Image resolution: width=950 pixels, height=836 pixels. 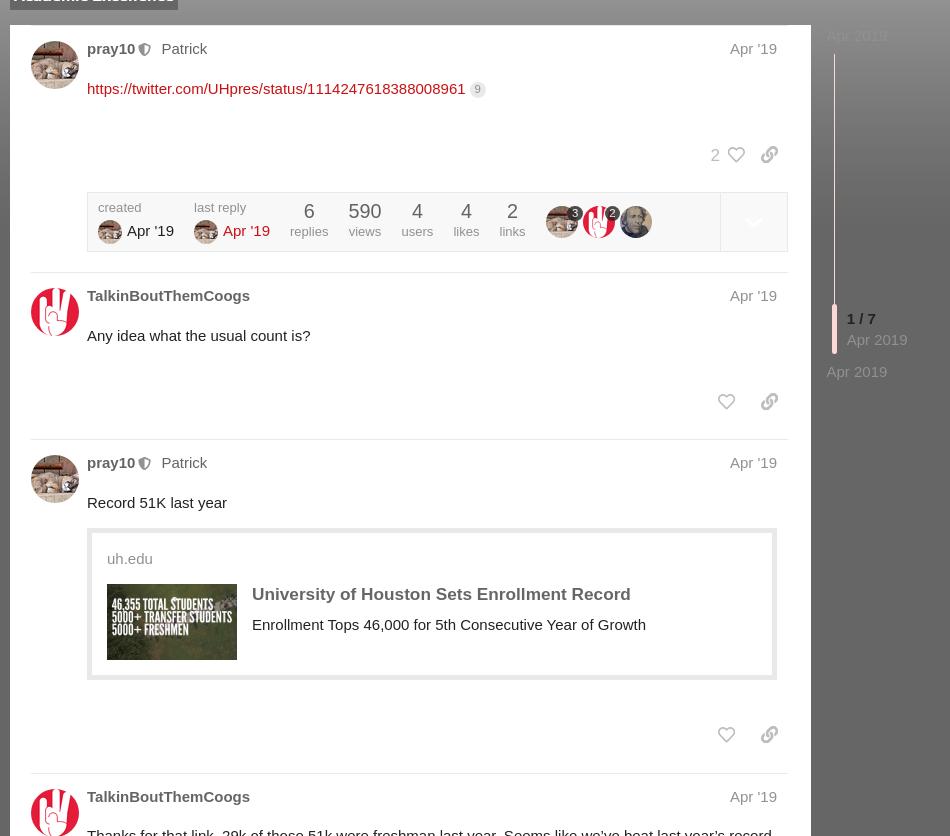 What do you see at coordinates (307, 211) in the screenshot?
I see `'6'` at bounding box center [307, 211].